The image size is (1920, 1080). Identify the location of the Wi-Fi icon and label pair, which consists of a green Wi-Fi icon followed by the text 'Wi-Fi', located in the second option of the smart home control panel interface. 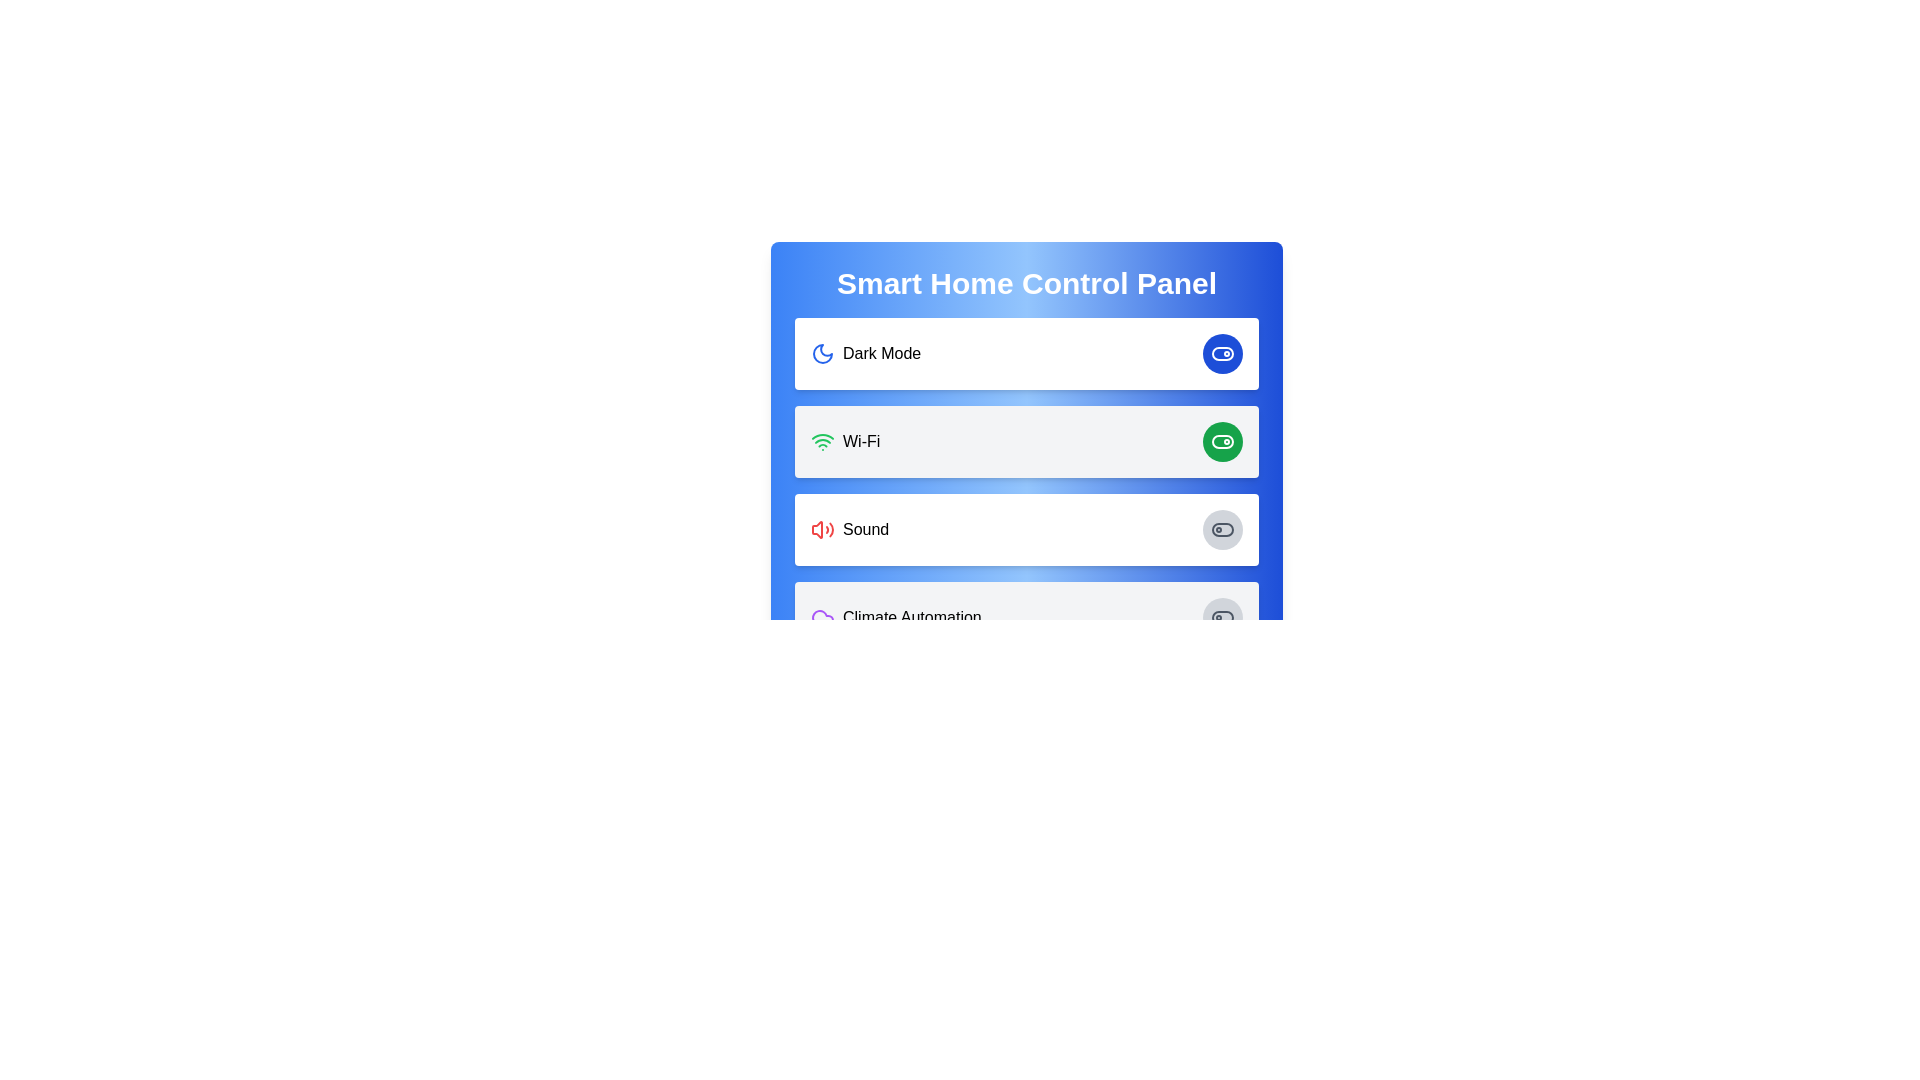
(845, 441).